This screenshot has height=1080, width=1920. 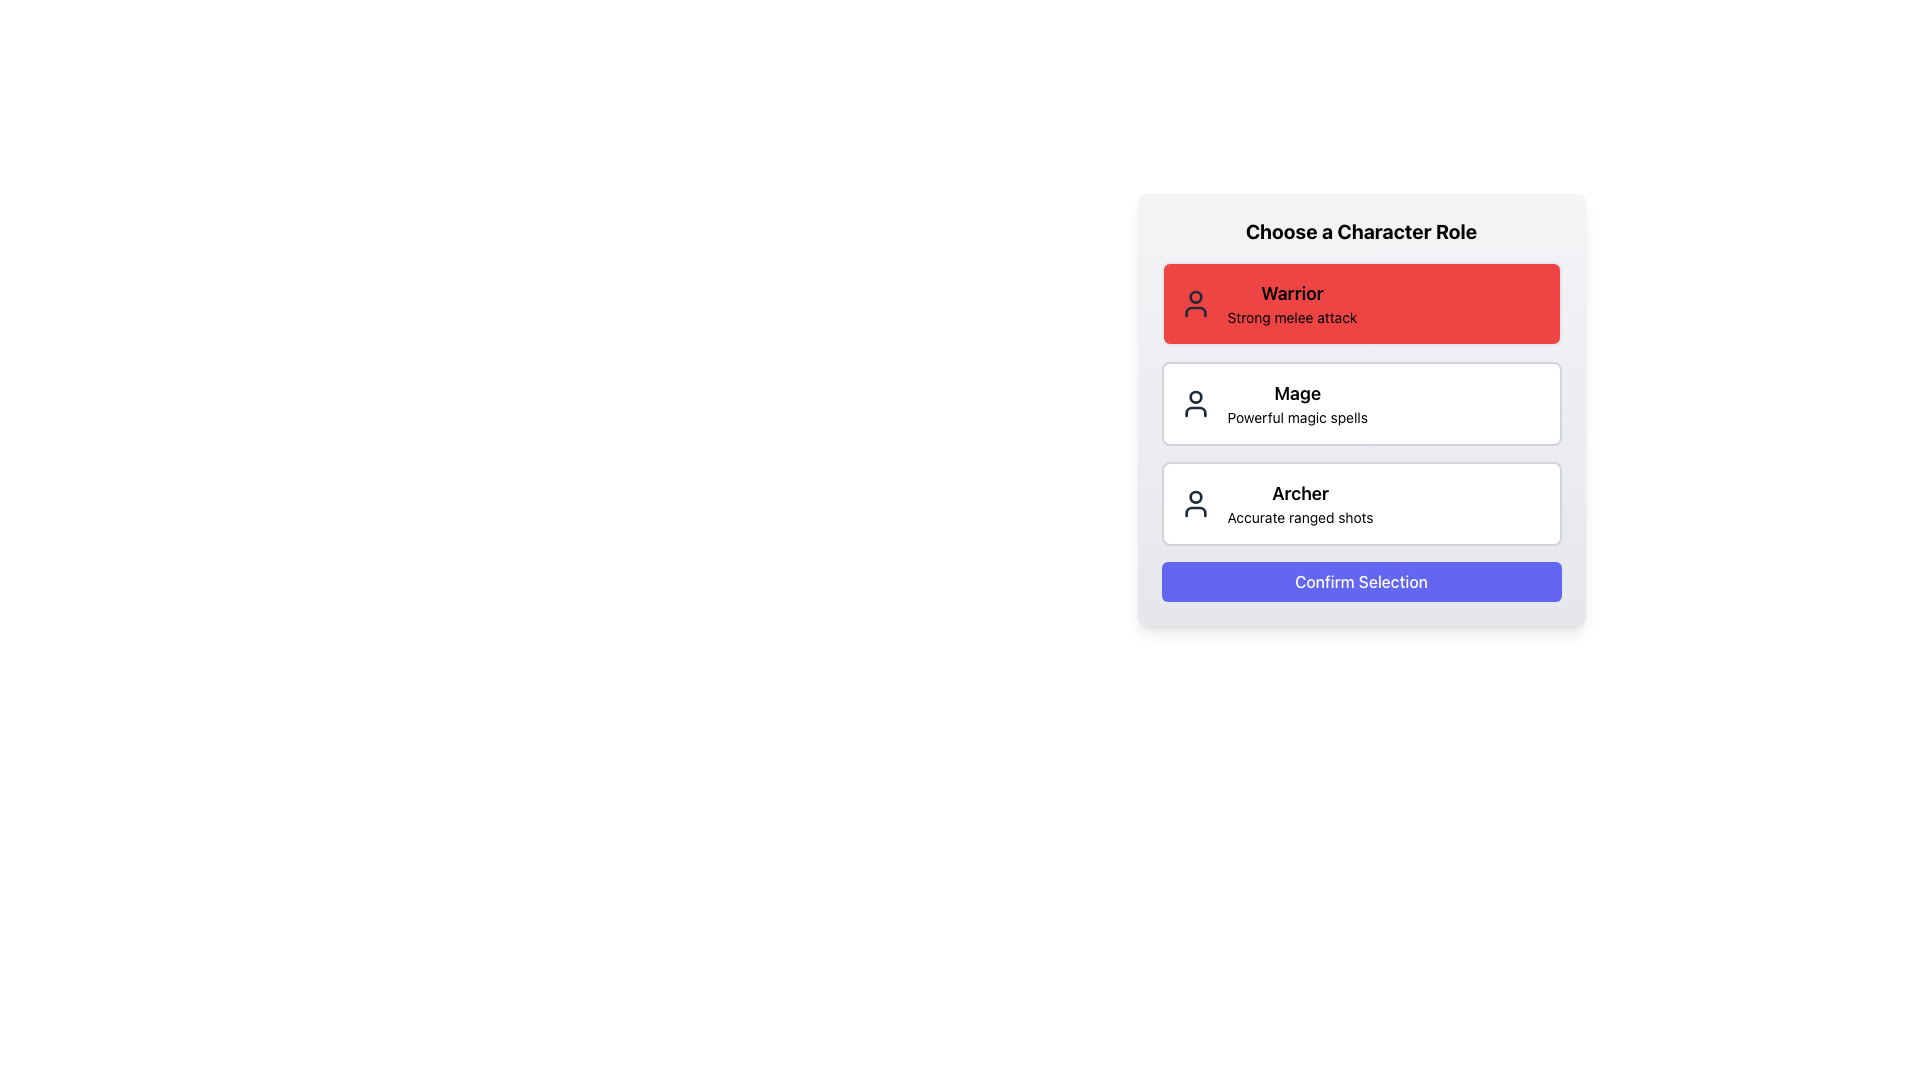 What do you see at coordinates (1195, 404) in the screenshot?
I see `the 'Mage' role icon located in the second card of the character selection interface, which visually represents the role and helps users distinguish it intuitively` at bounding box center [1195, 404].